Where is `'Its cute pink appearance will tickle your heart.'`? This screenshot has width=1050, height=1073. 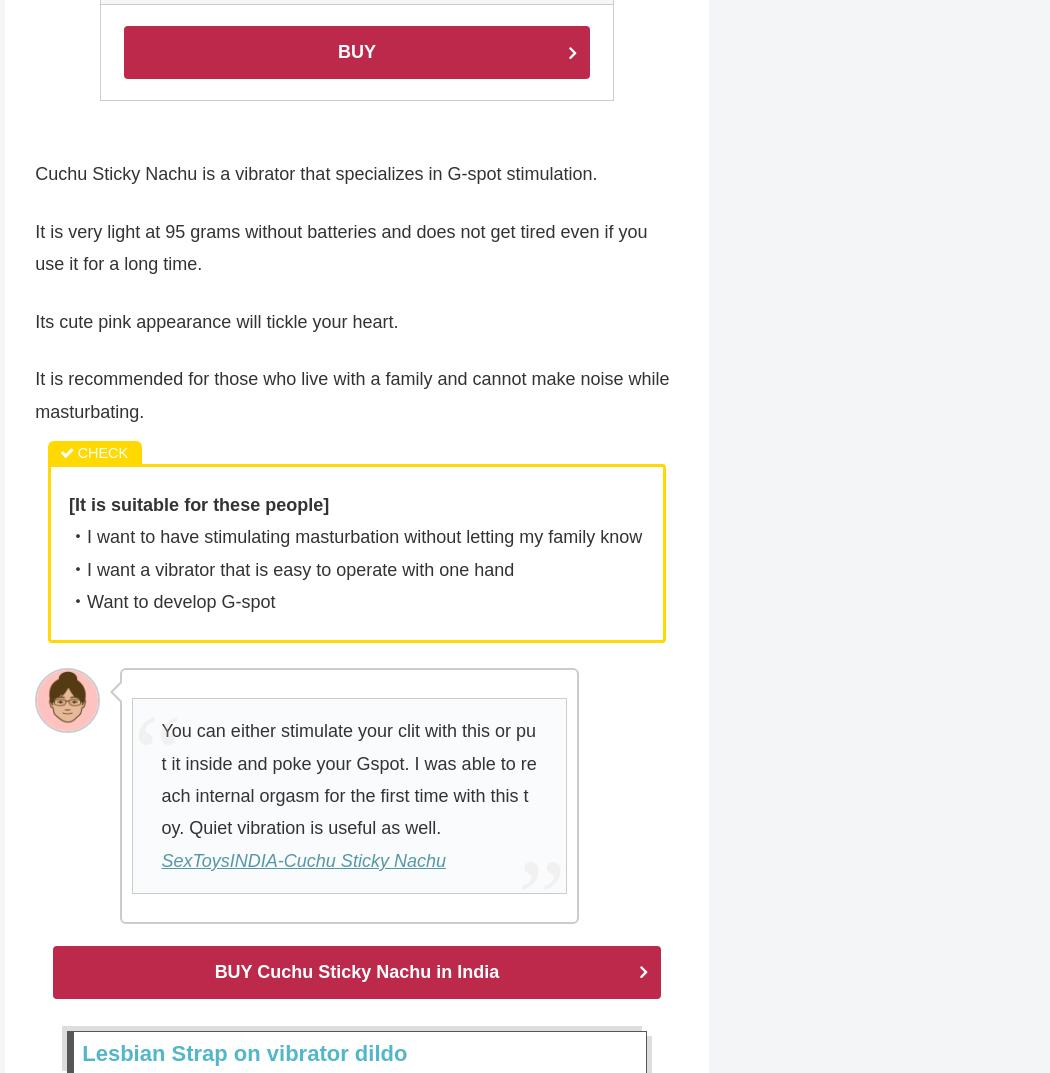
'Its cute pink appearance will tickle your heart.' is located at coordinates (215, 322).